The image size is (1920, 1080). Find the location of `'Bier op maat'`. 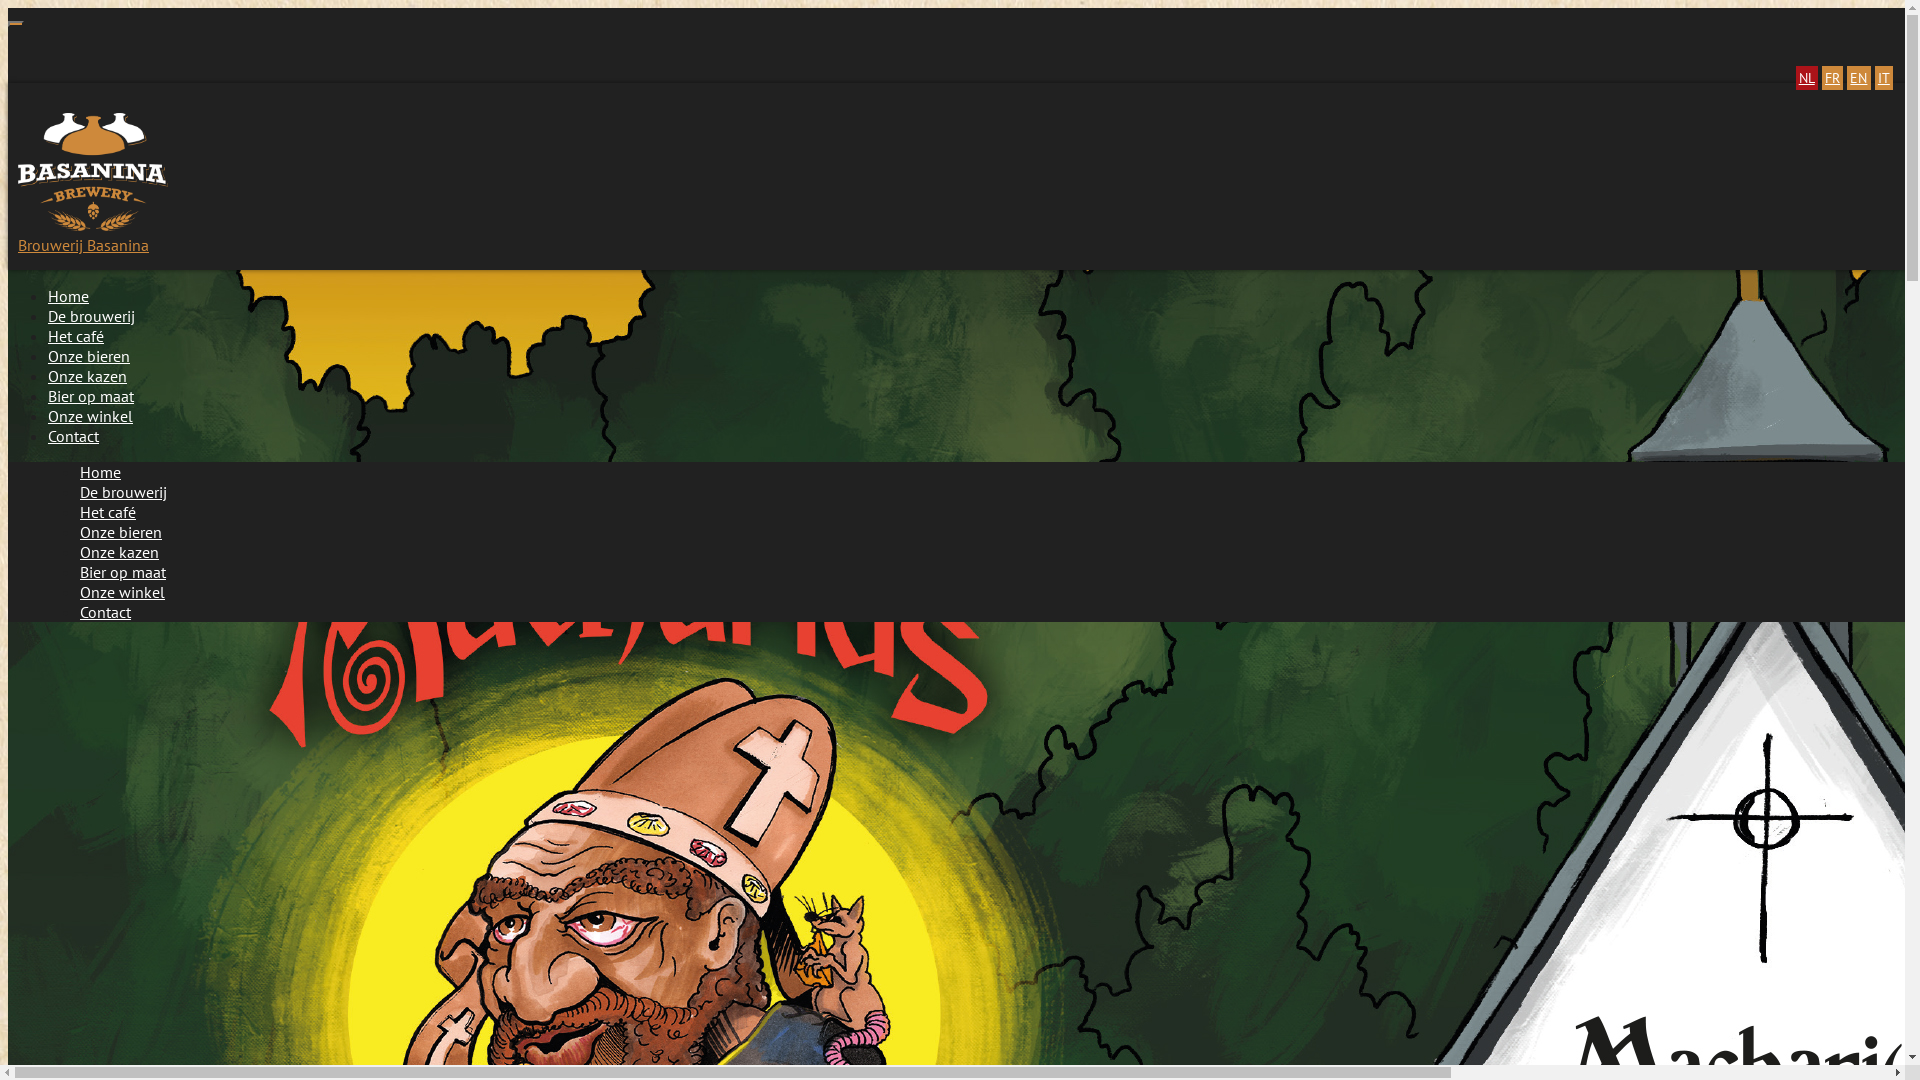

'Bier op maat' is located at coordinates (95, 396).